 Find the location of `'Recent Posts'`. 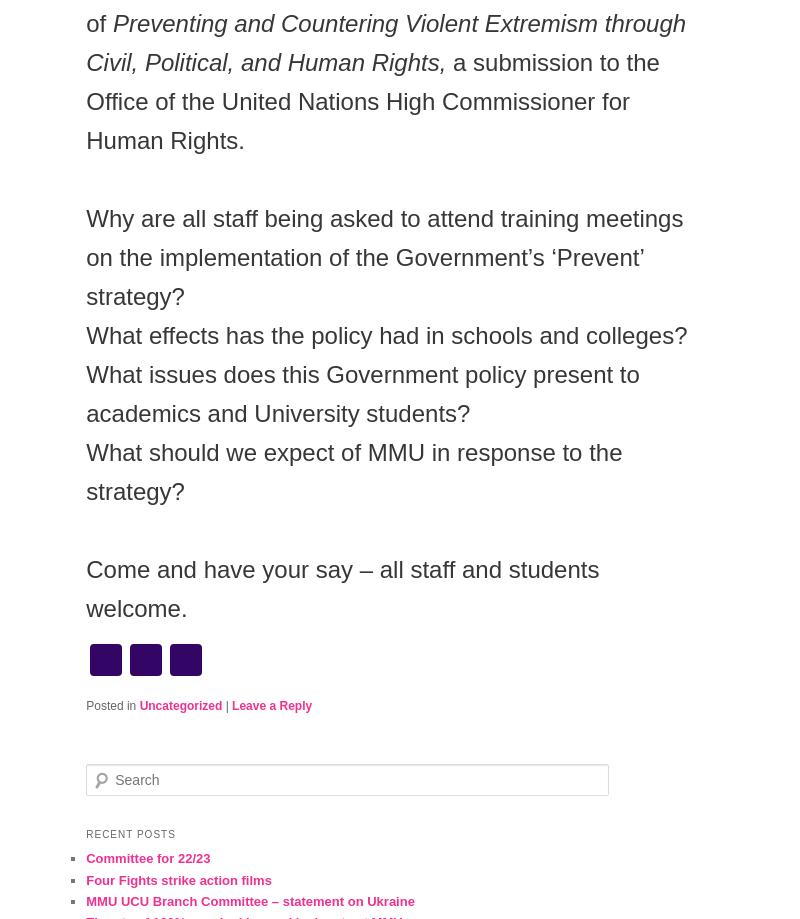

'Recent Posts' is located at coordinates (129, 833).